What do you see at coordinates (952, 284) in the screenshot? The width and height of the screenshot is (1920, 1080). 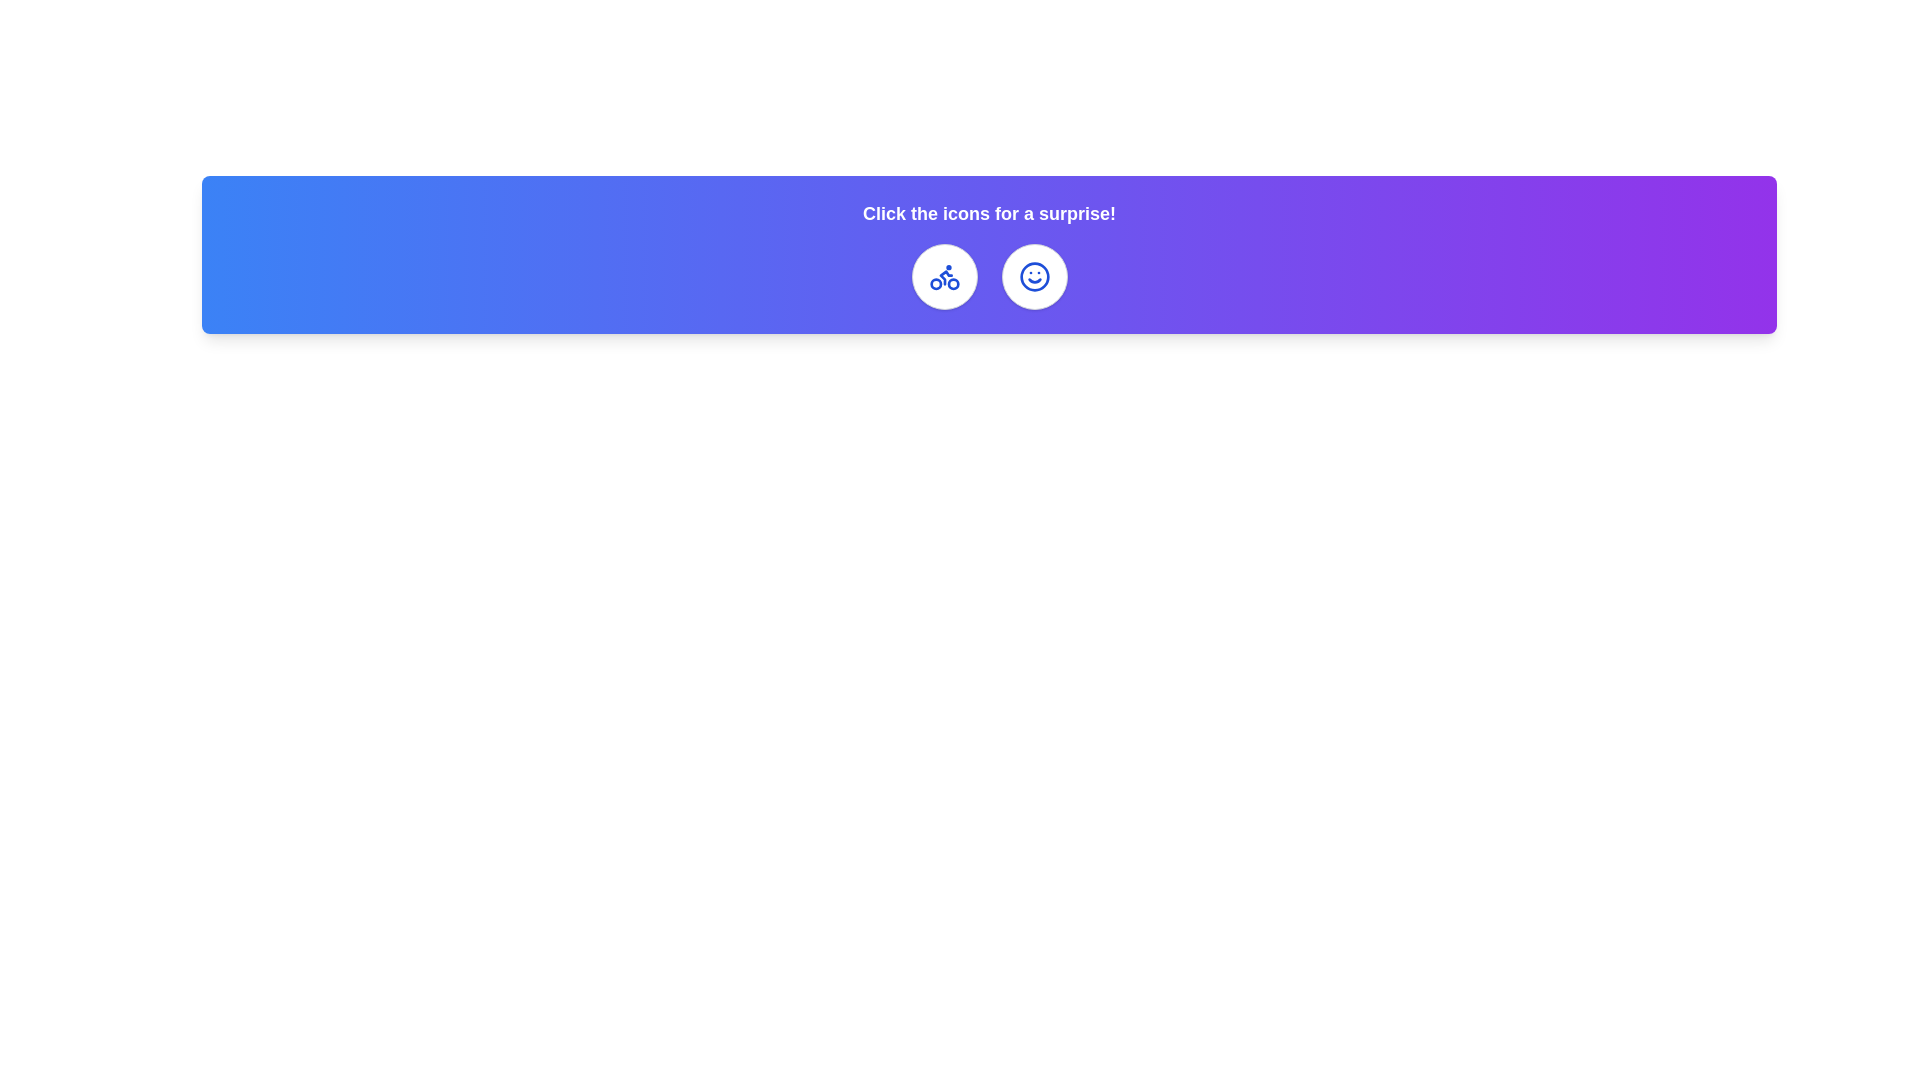 I see `the graphical circle representing the rear wheel of the bicycle icon located at the center of the interface` at bounding box center [952, 284].